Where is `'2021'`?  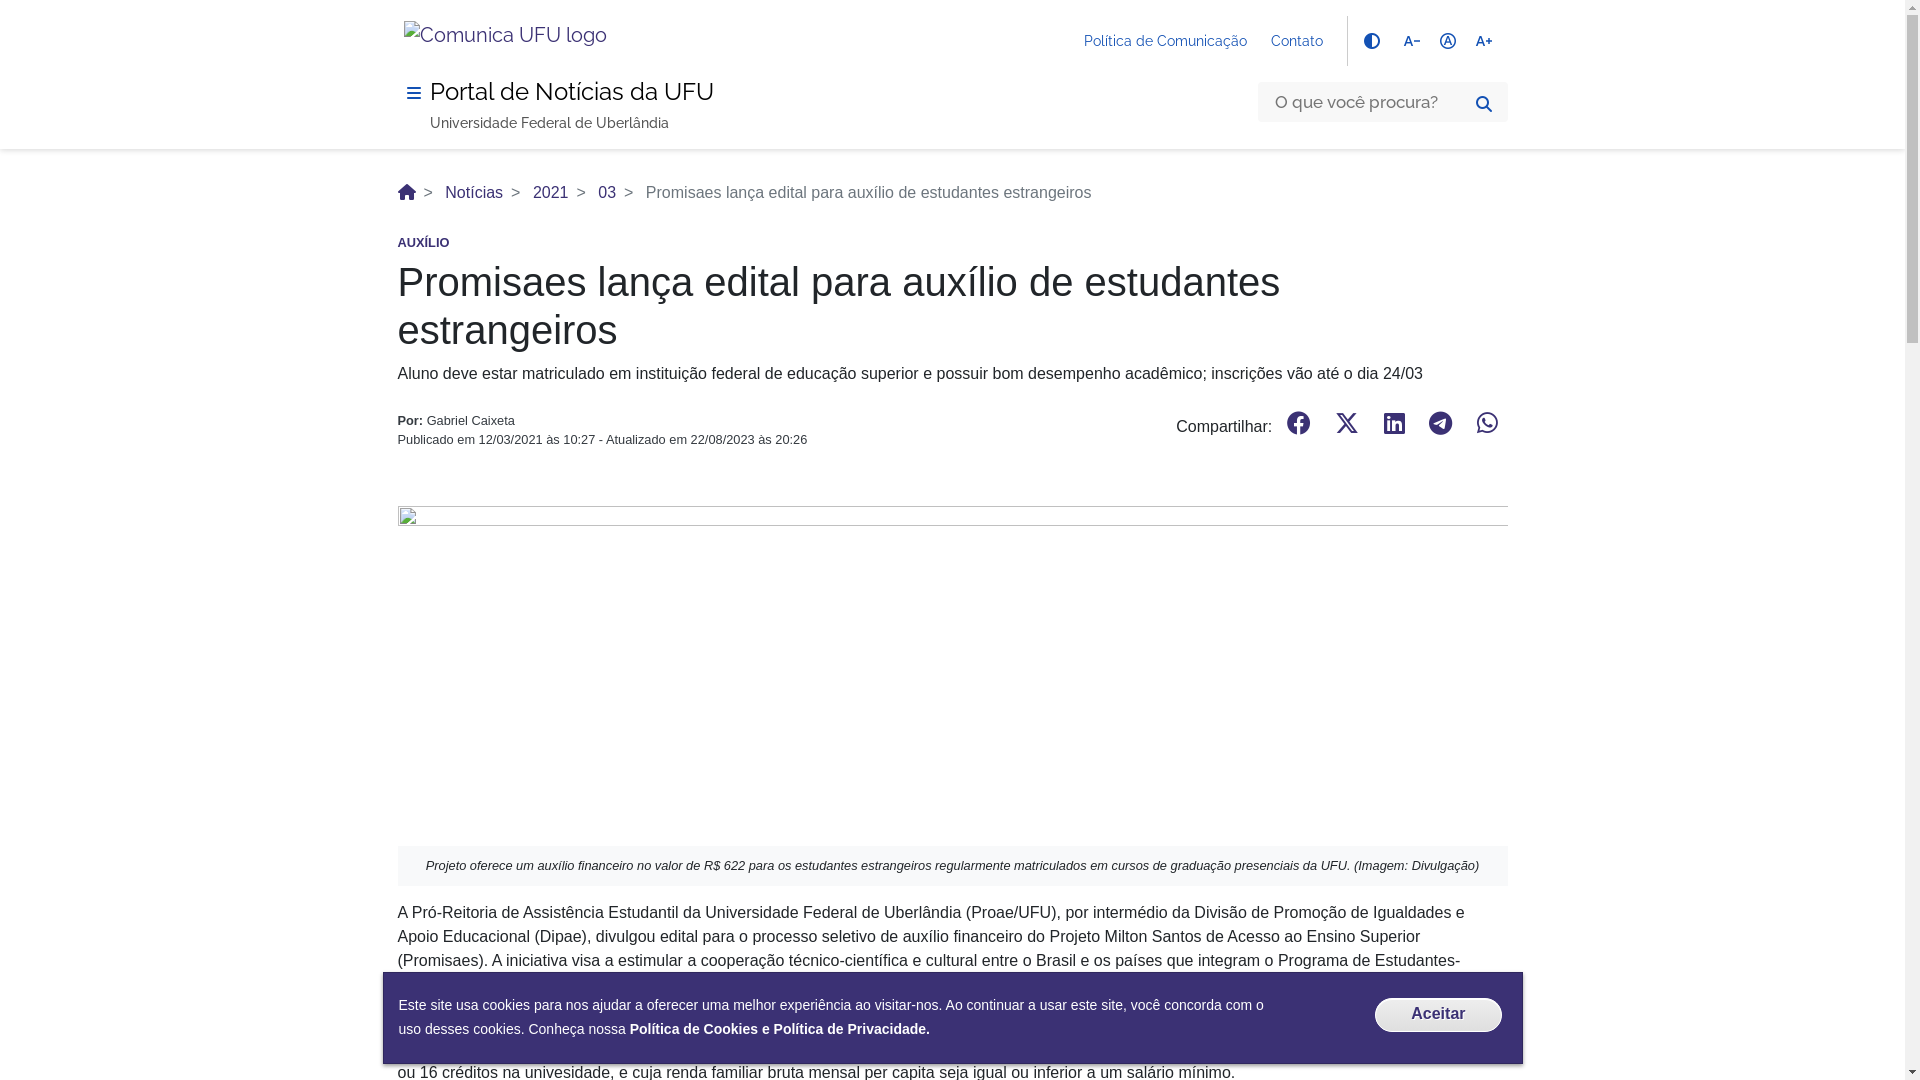 '2021' is located at coordinates (551, 192).